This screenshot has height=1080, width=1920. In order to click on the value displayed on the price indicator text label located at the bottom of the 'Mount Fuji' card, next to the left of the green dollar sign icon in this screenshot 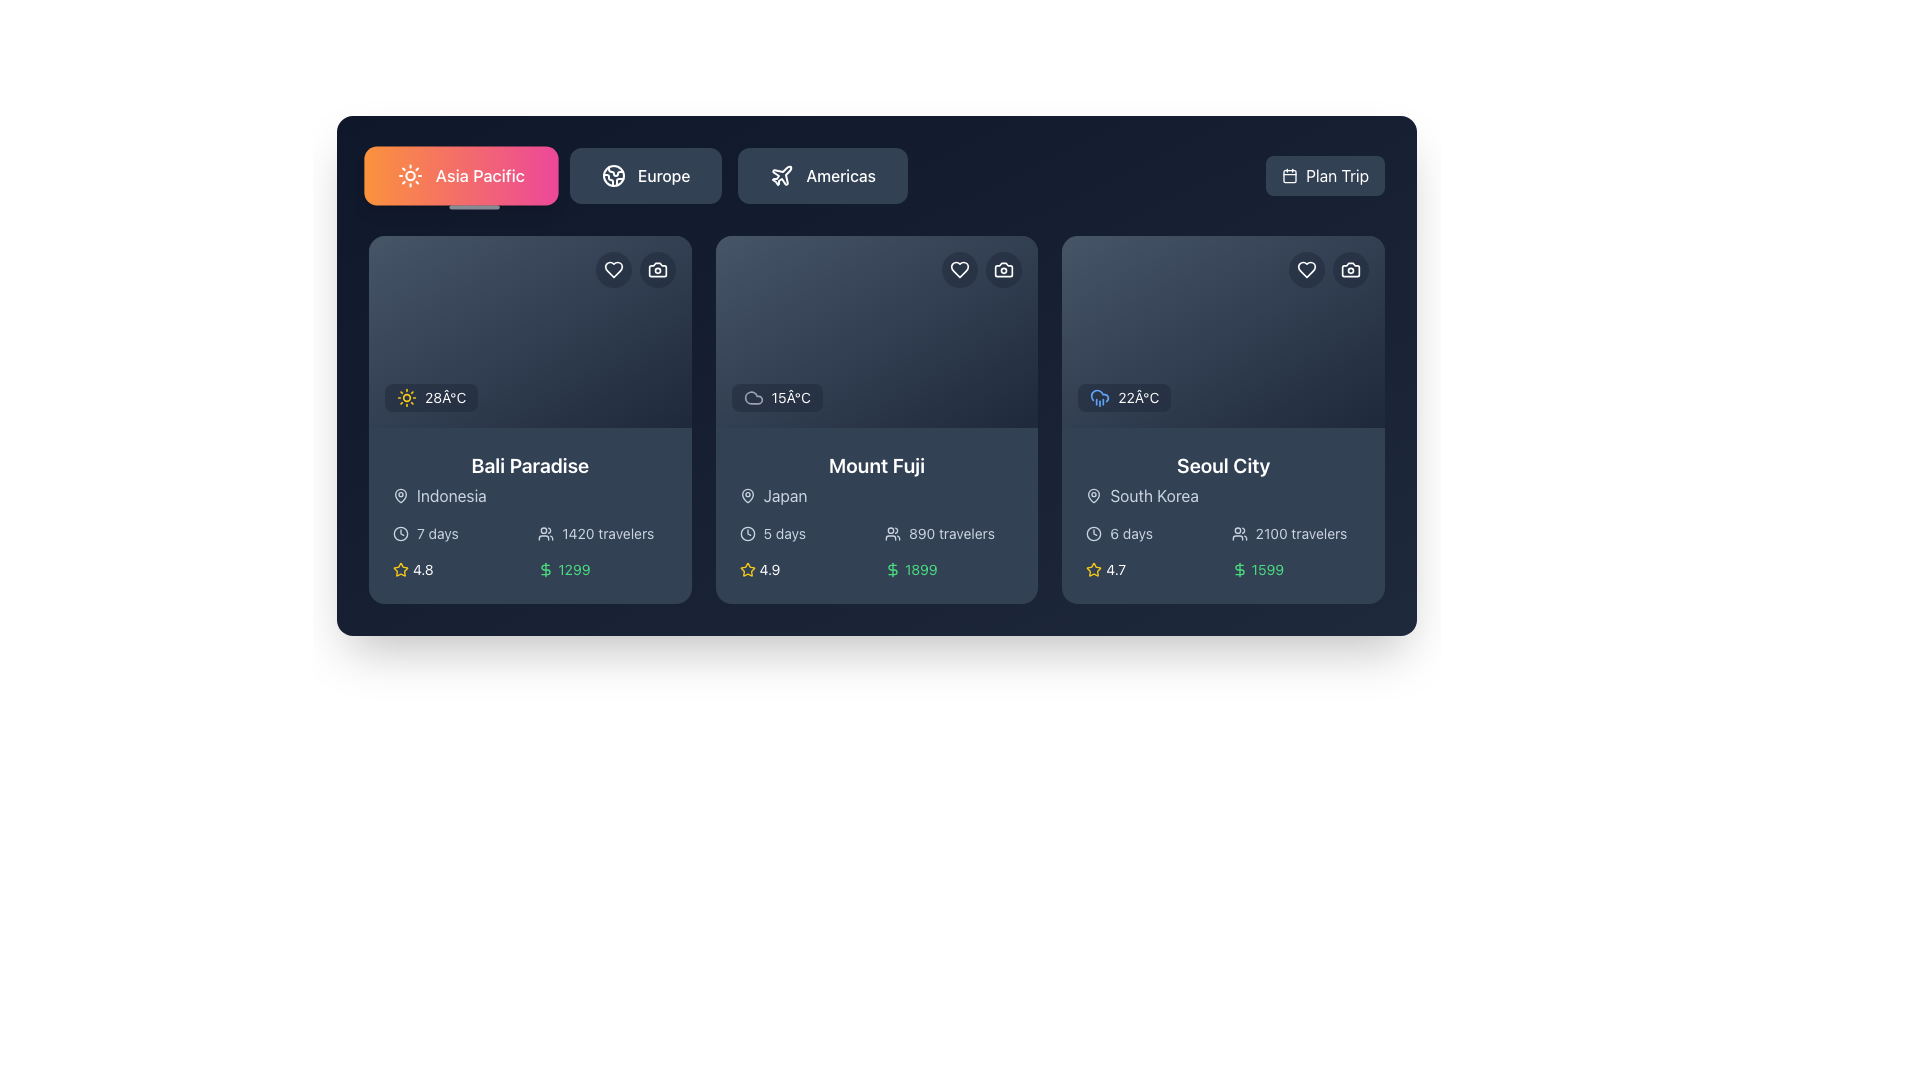, I will do `click(920, 570)`.